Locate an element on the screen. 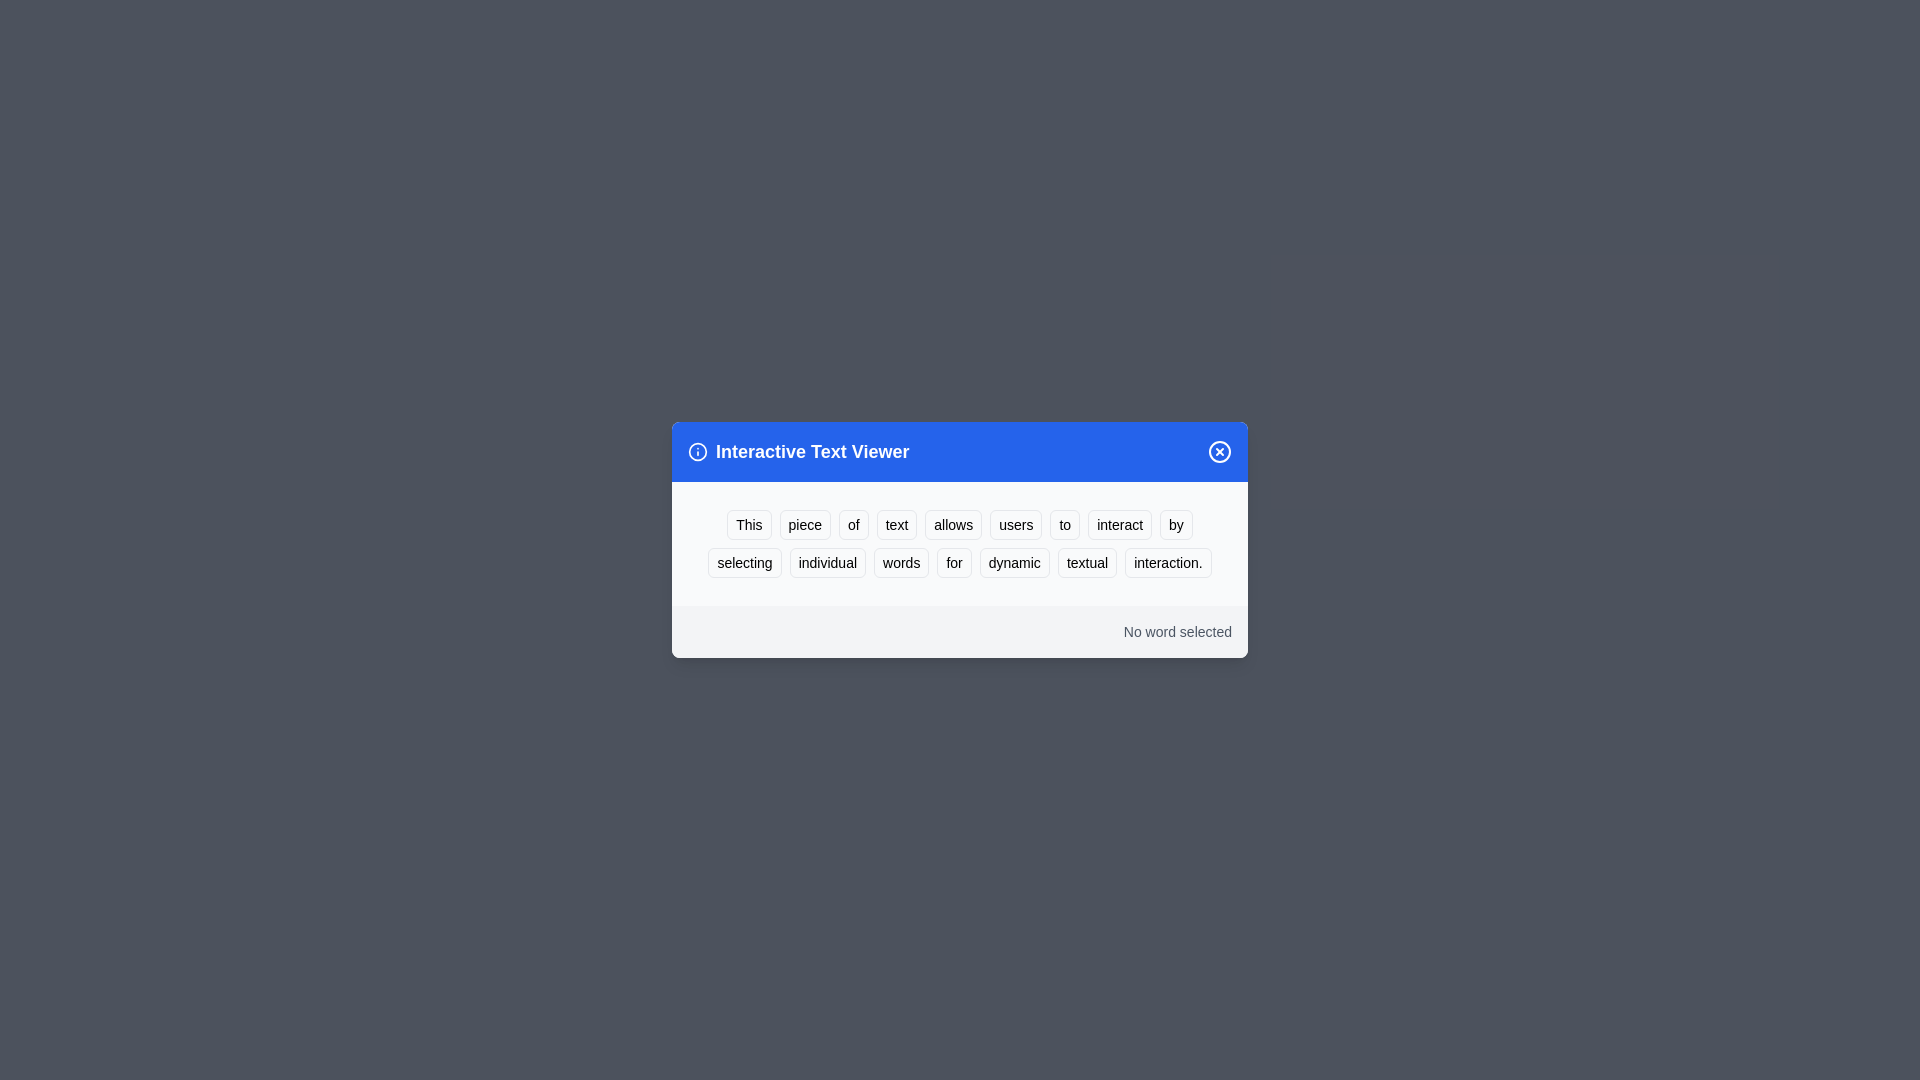 The height and width of the screenshot is (1080, 1920). the word 'interaction.' to highlight it is located at coordinates (1168, 563).